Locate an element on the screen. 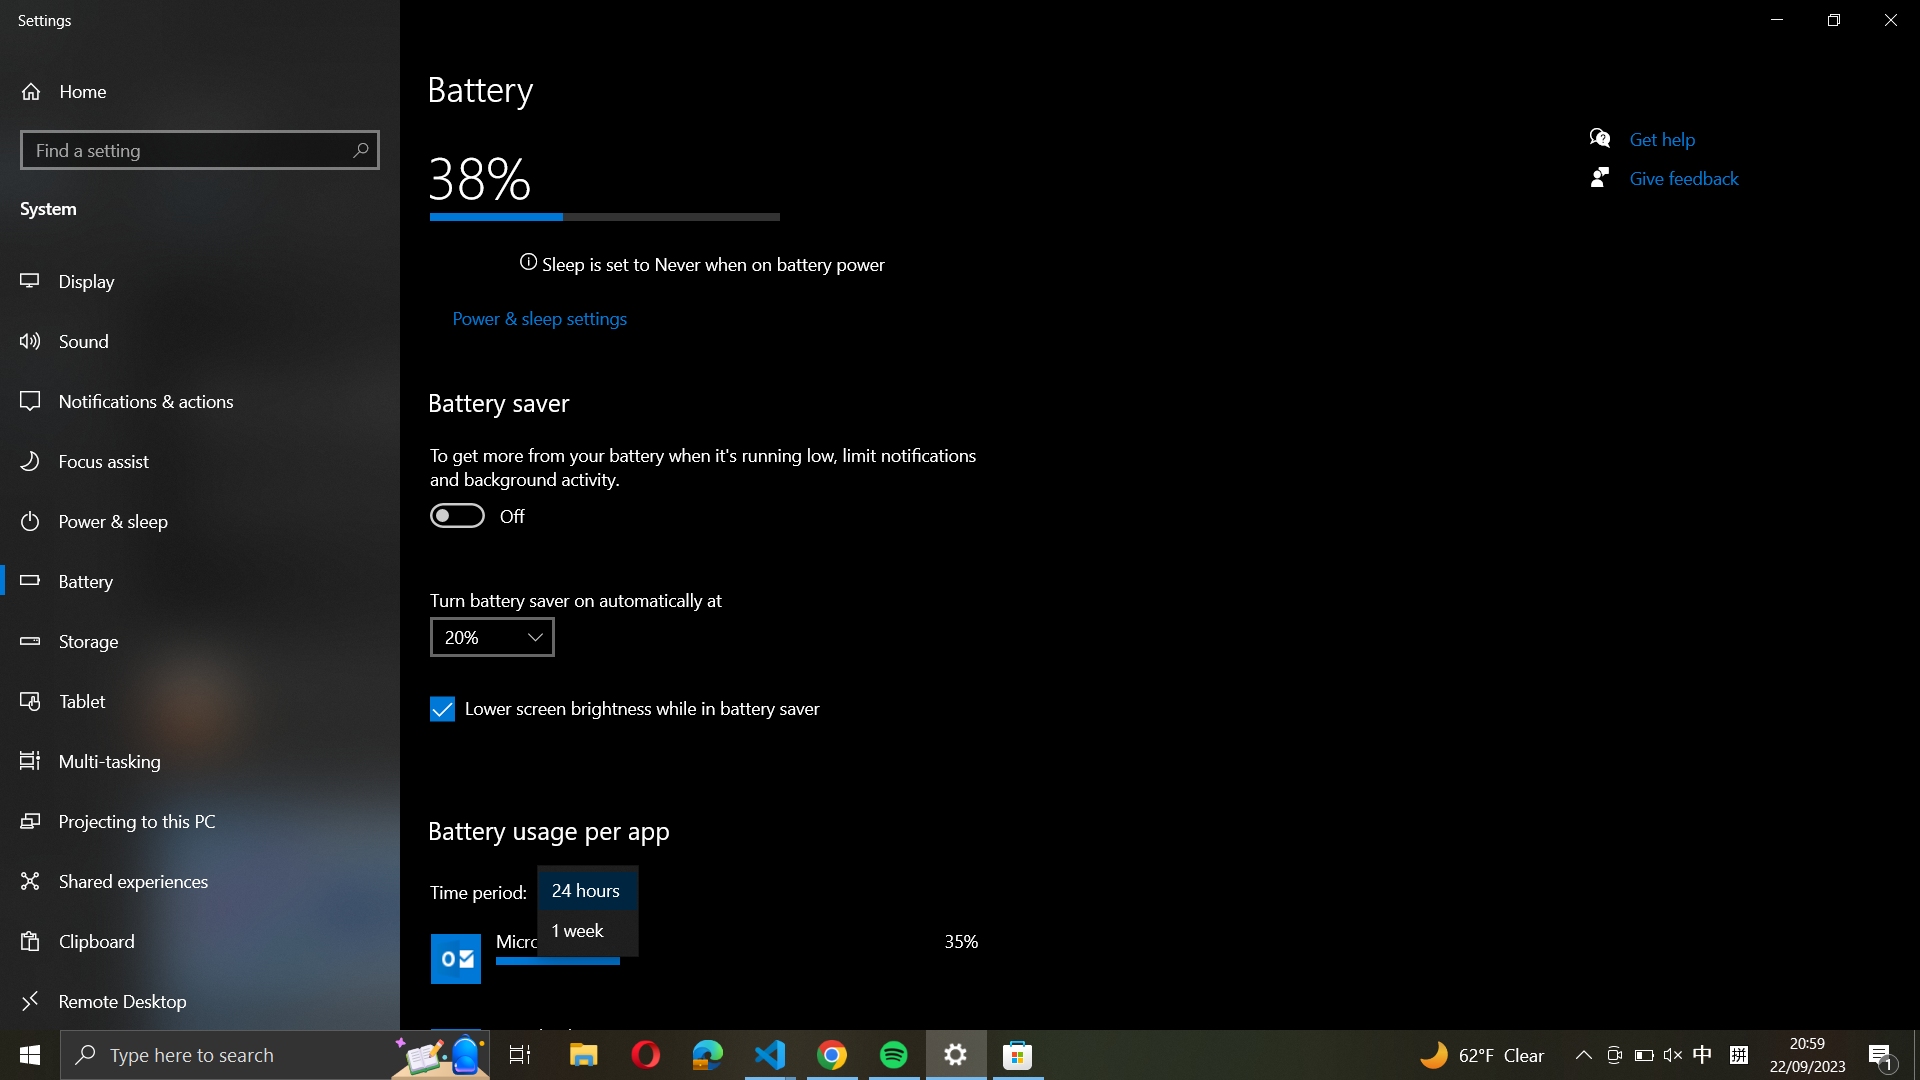 This screenshot has width=1920, height=1080. the display configurations is located at coordinates (202, 280).